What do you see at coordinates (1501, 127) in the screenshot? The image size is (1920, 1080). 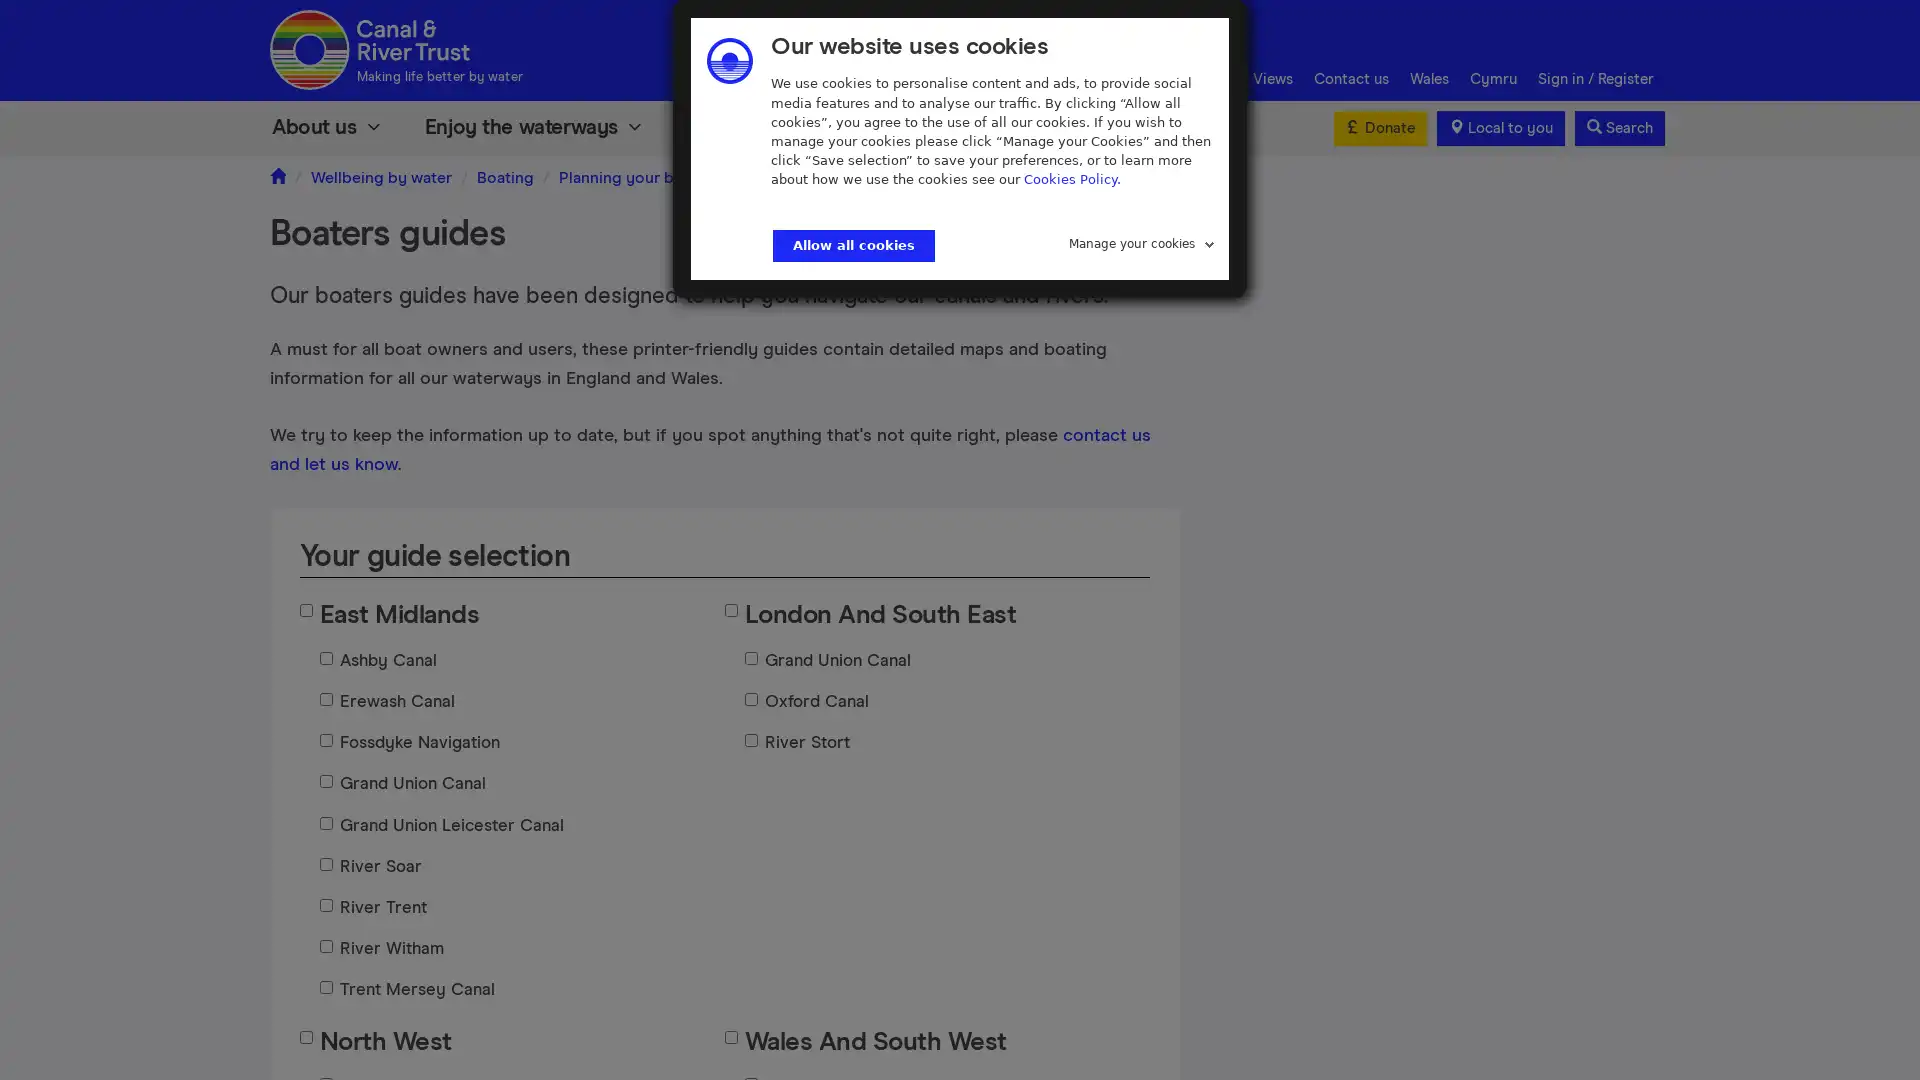 I see `Local to you` at bounding box center [1501, 127].